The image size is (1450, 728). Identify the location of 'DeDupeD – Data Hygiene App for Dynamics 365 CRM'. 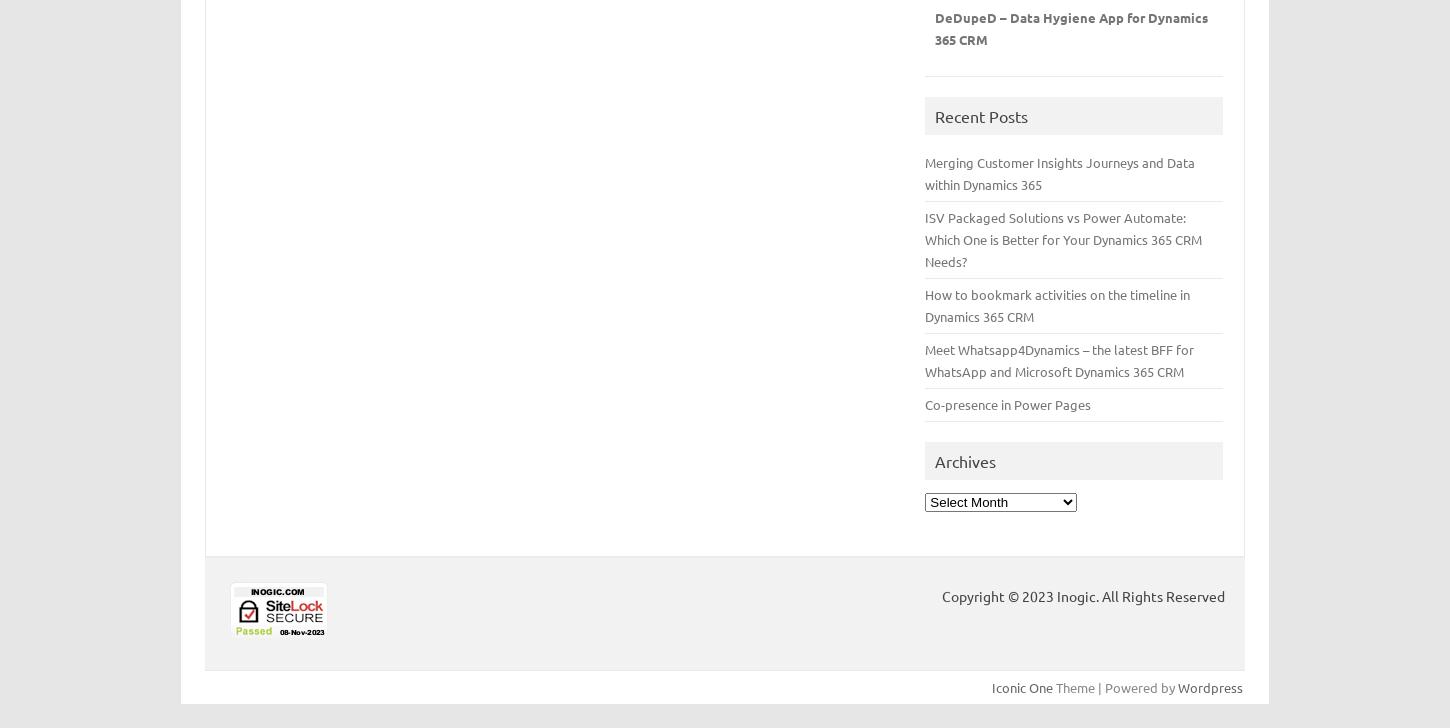
(1071, 27).